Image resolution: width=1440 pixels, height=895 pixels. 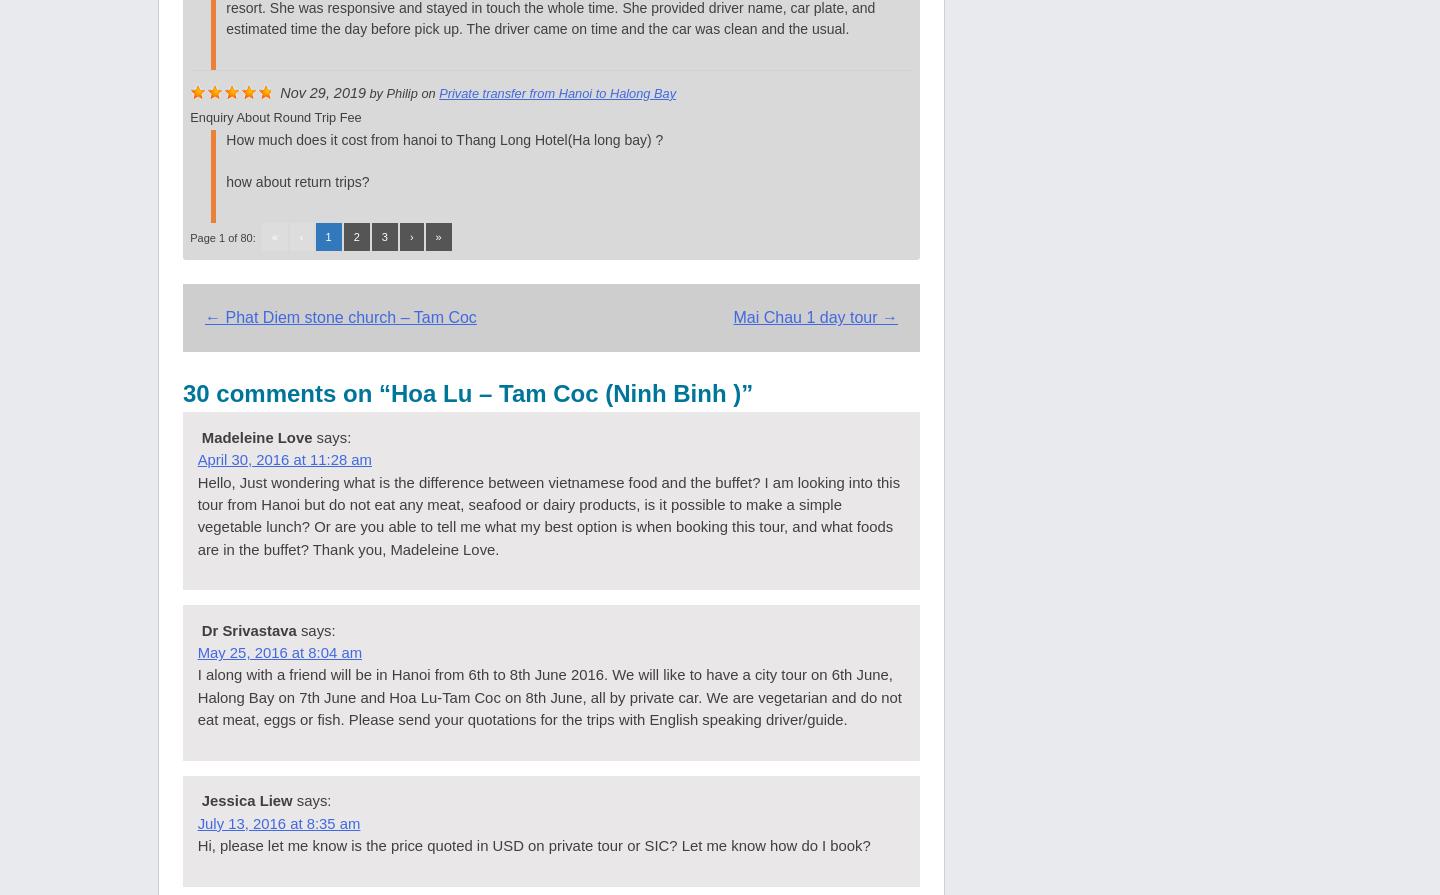 I want to click on 'Hoa Lu – Tam Coc (Ninh Binh )', so click(x=565, y=393).